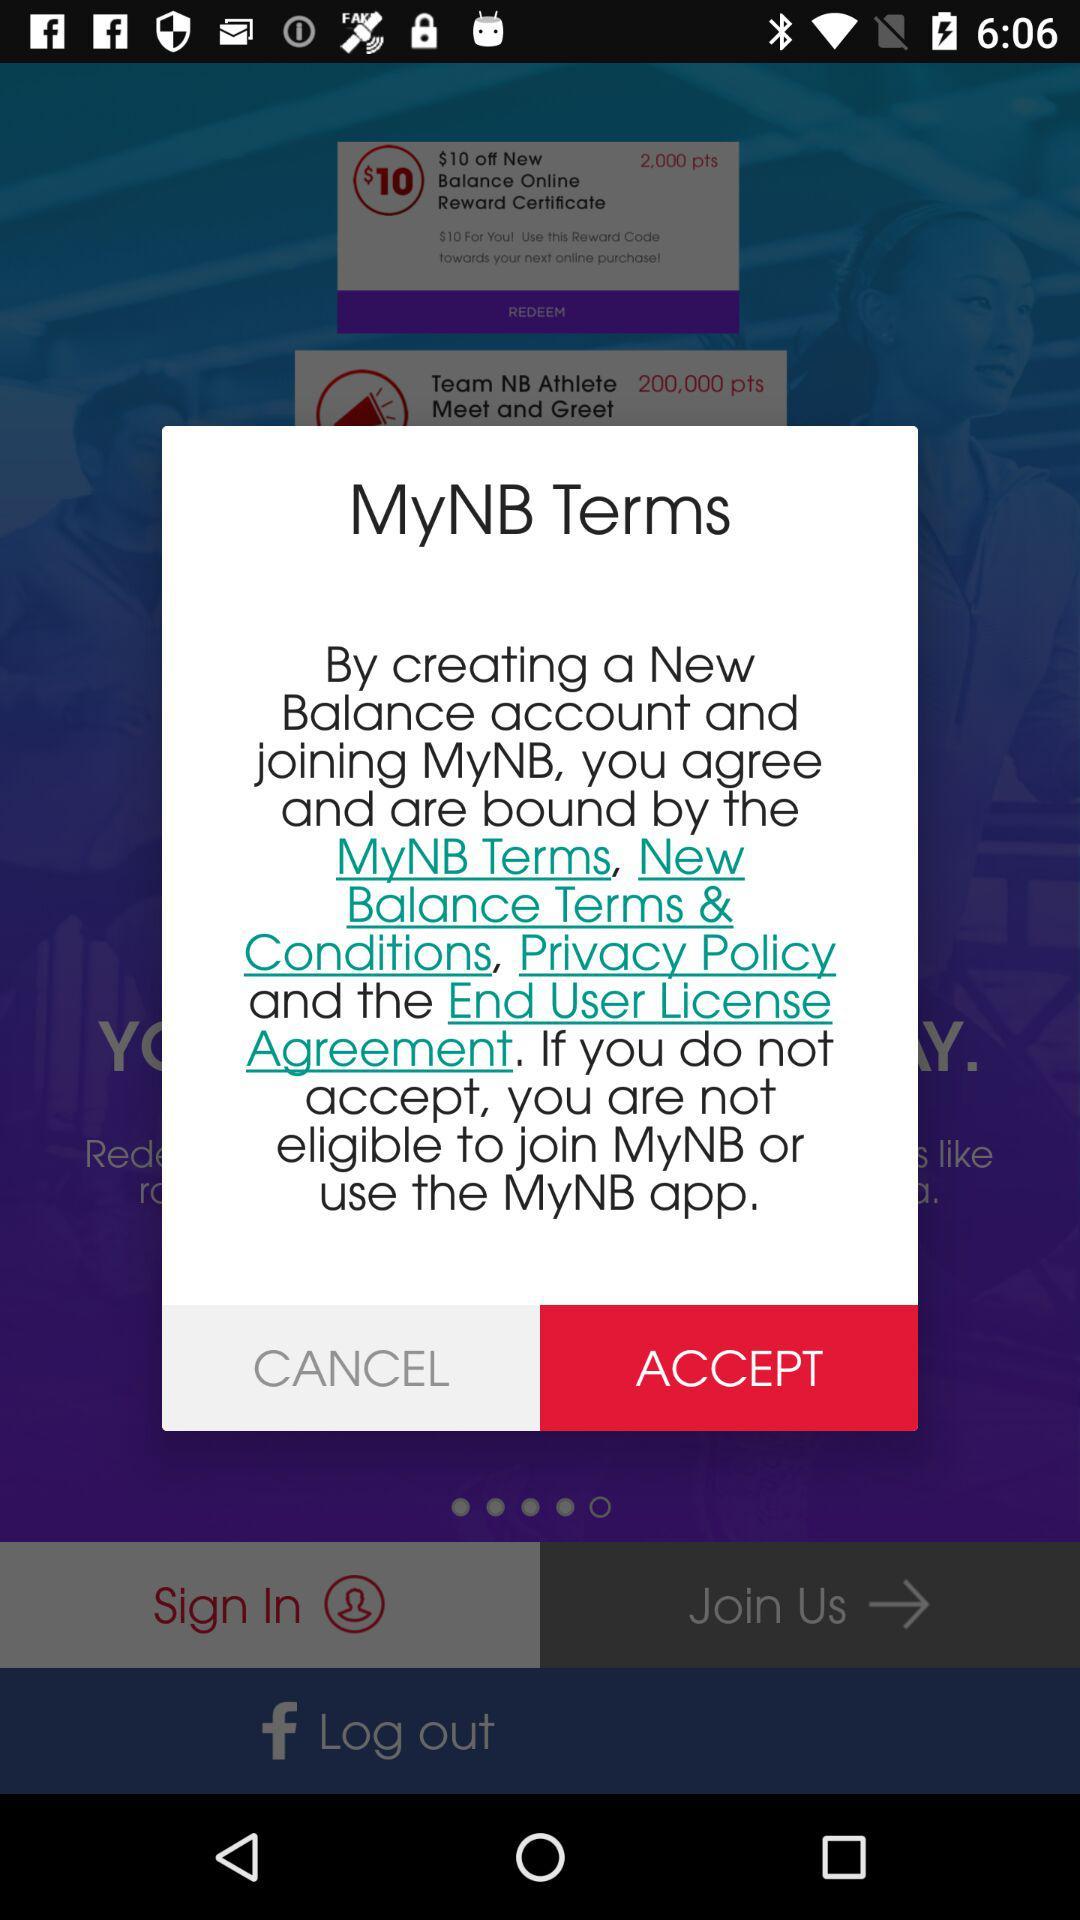 This screenshot has height=1920, width=1080. Describe the element at coordinates (350, 1367) in the screenshot. I see `item at the bottom left corner` at that location.